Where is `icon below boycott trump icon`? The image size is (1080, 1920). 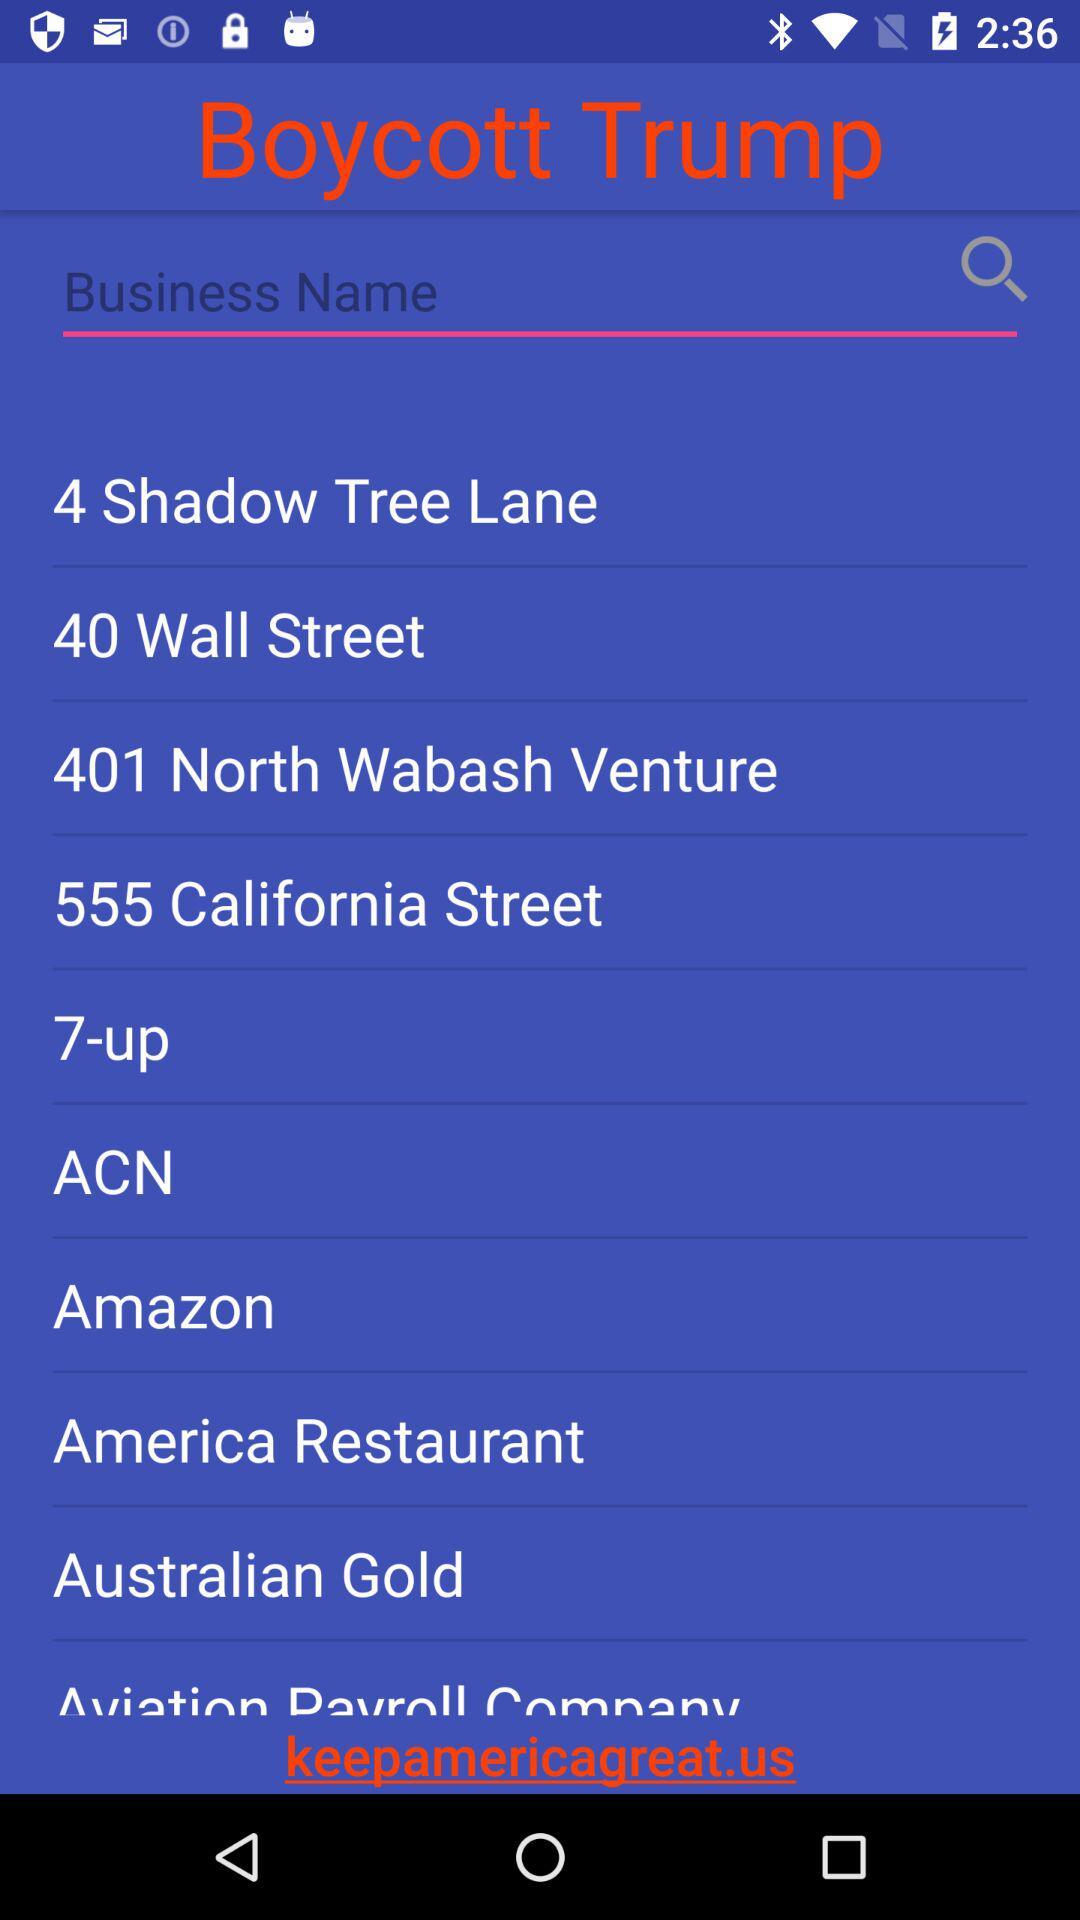 icon below boycott trump icon is located at coordinates (540, 294).